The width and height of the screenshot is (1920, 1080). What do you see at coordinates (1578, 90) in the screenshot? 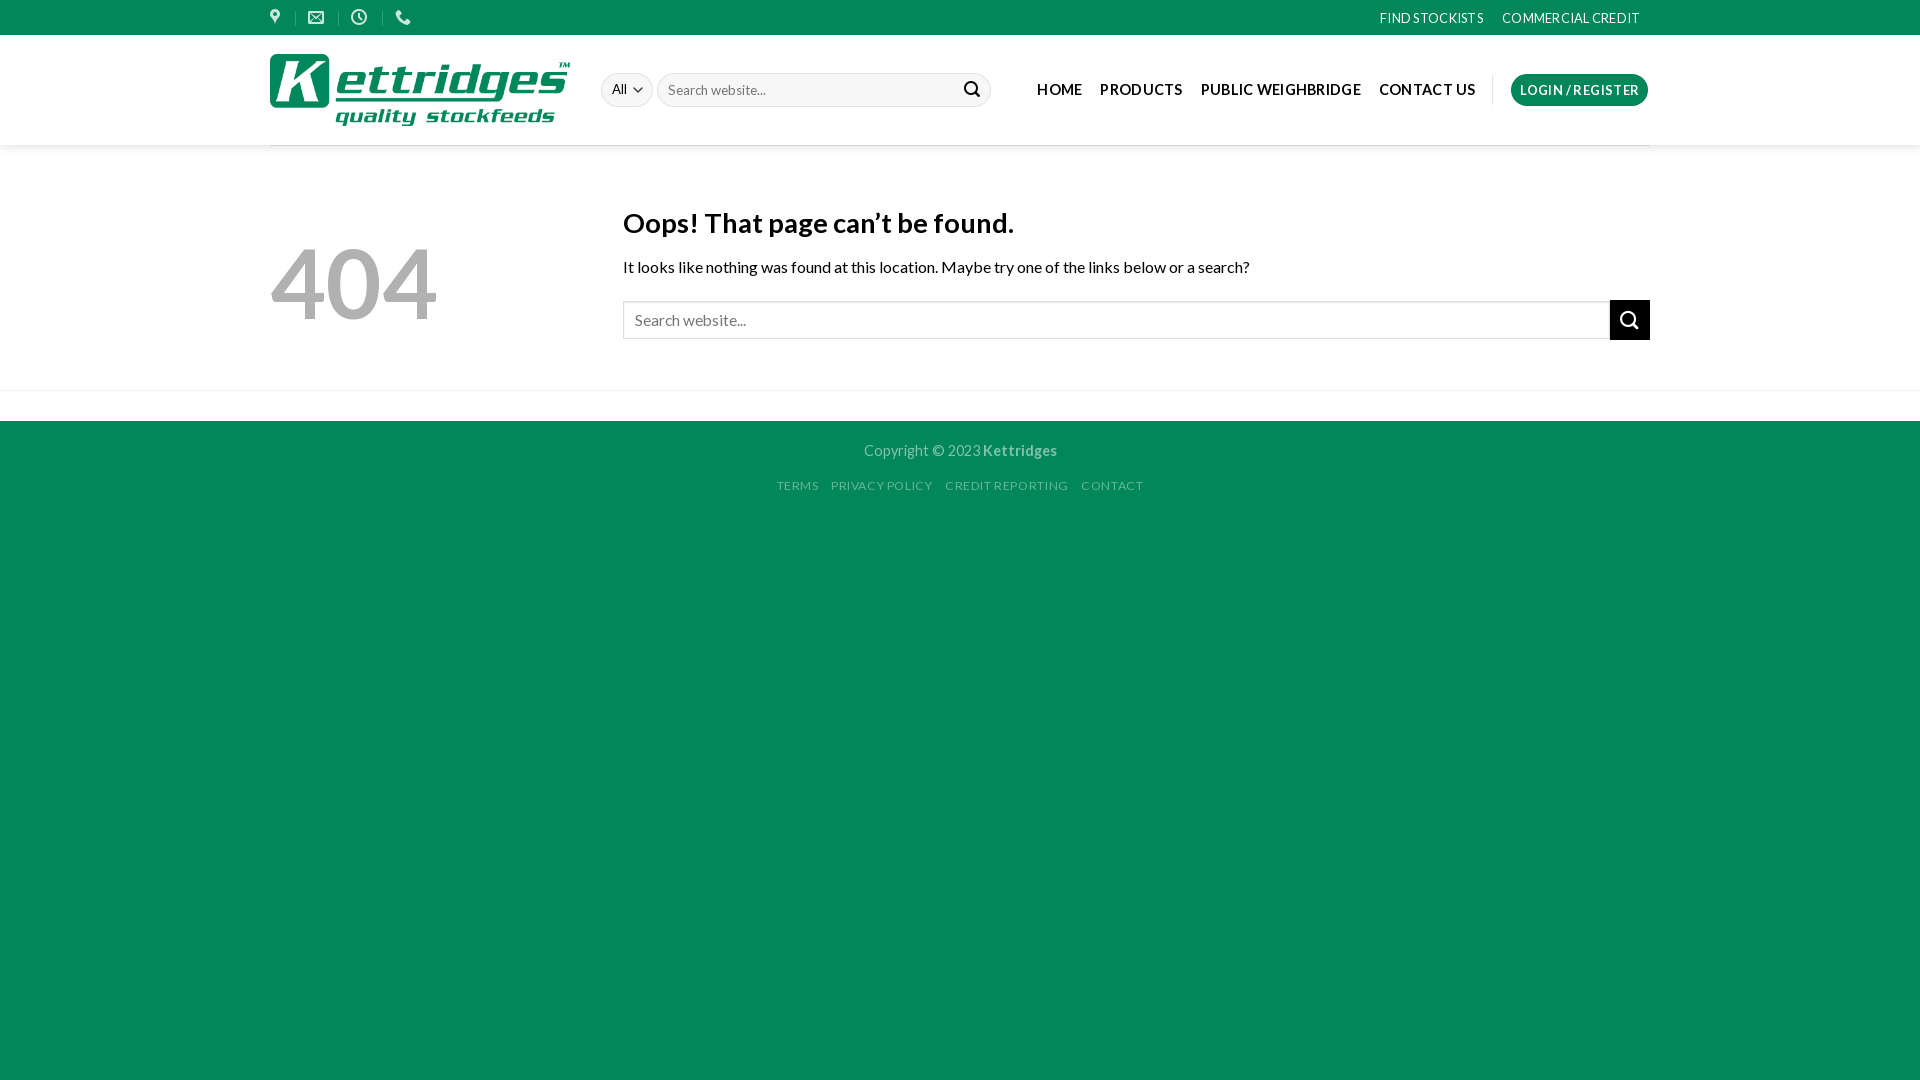
I see `'LOGIN / REGISTER'` at bounding box center [1578, 90].